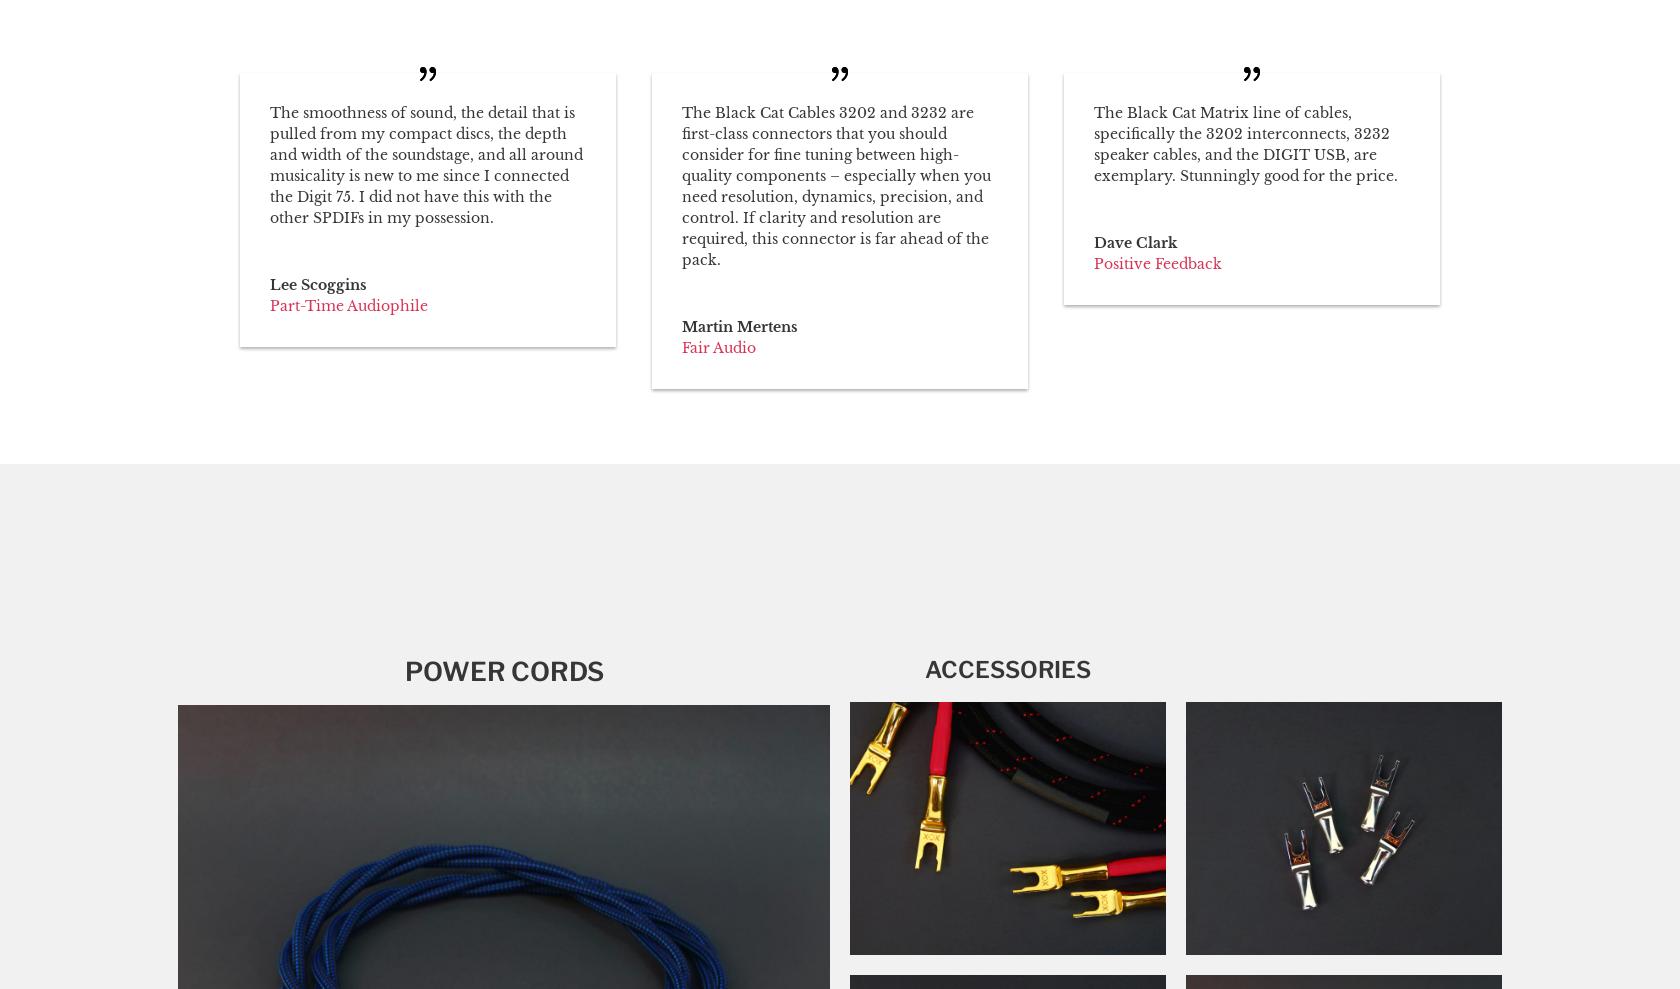 This screenshot has width=1680, height=989. What do you see at coordinates (348, 305) in the screenshot?
I see `'Part-Time Audiophile'` at bounding box center [348, 305].